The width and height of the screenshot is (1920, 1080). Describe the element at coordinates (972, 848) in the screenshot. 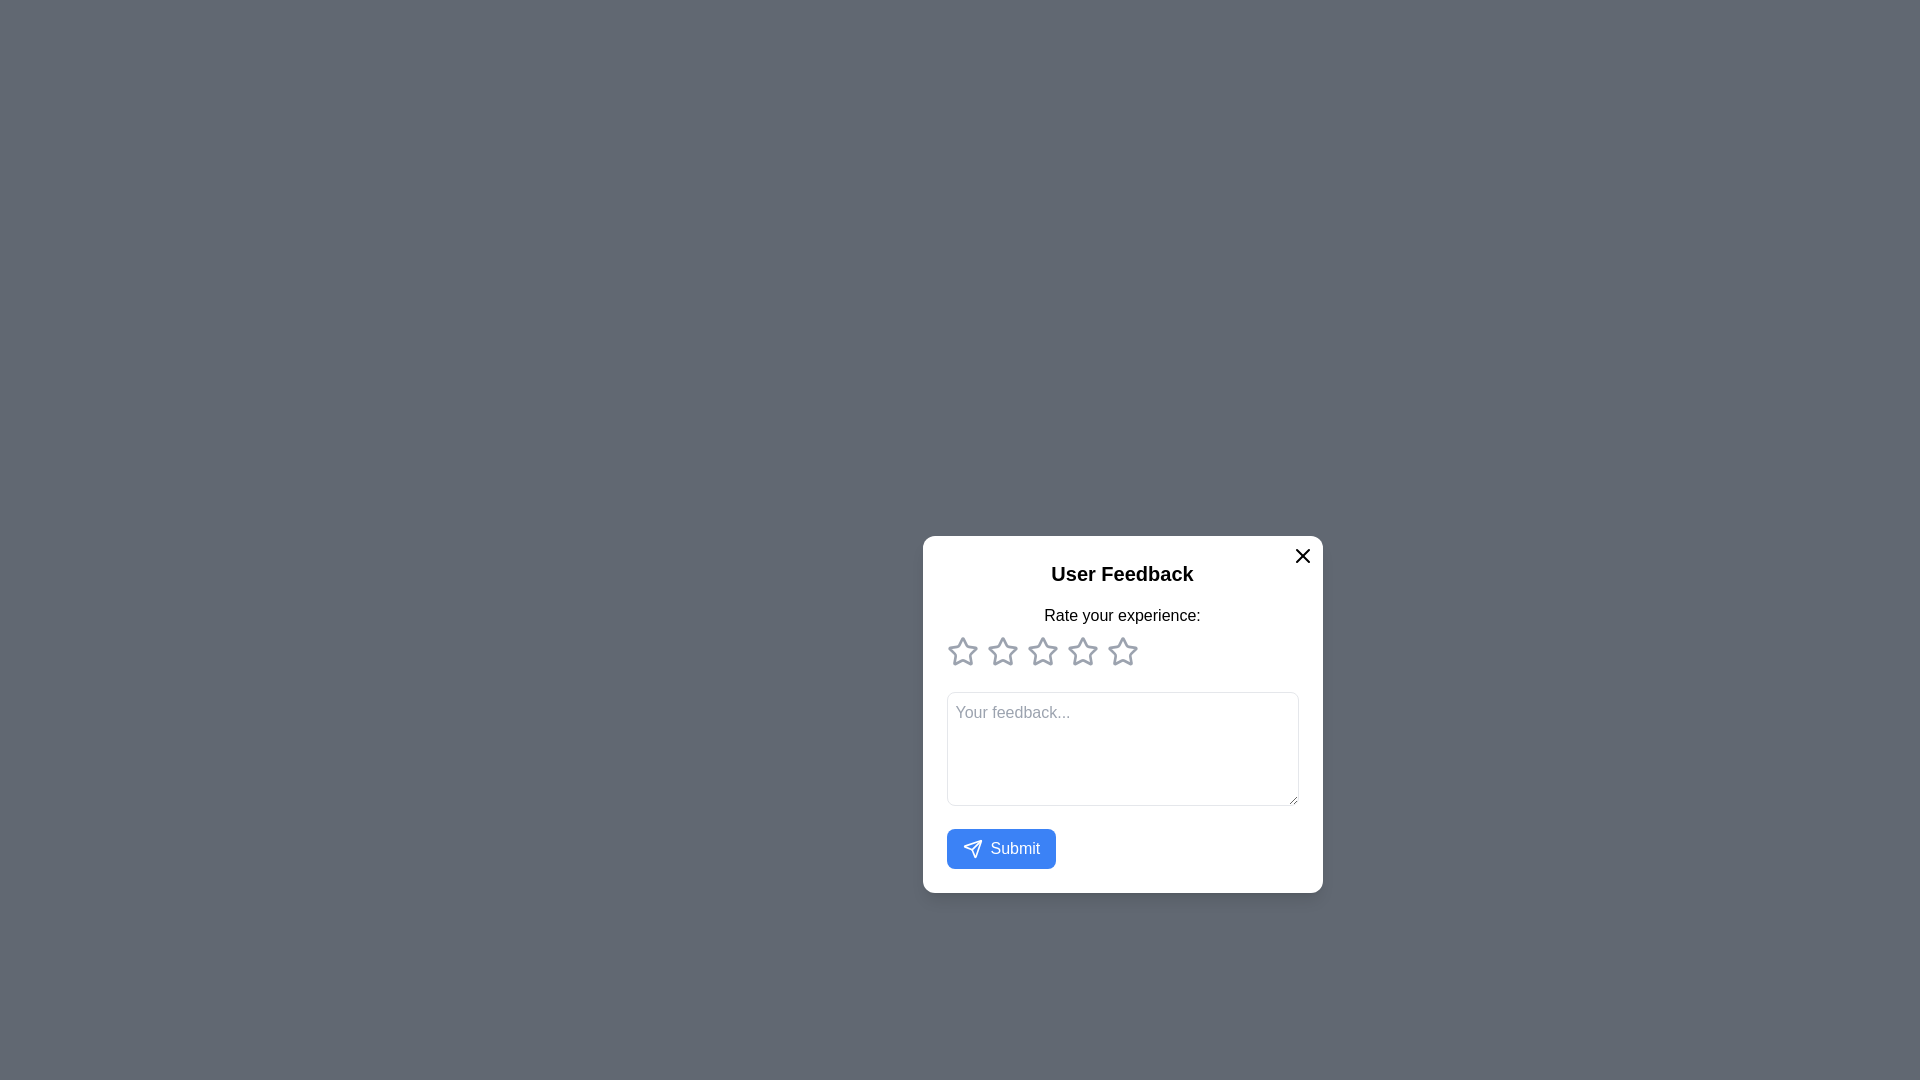

I see `the 'Submit' button icon, which is a blue button located at the bottom of the white feedback popup` at that location.